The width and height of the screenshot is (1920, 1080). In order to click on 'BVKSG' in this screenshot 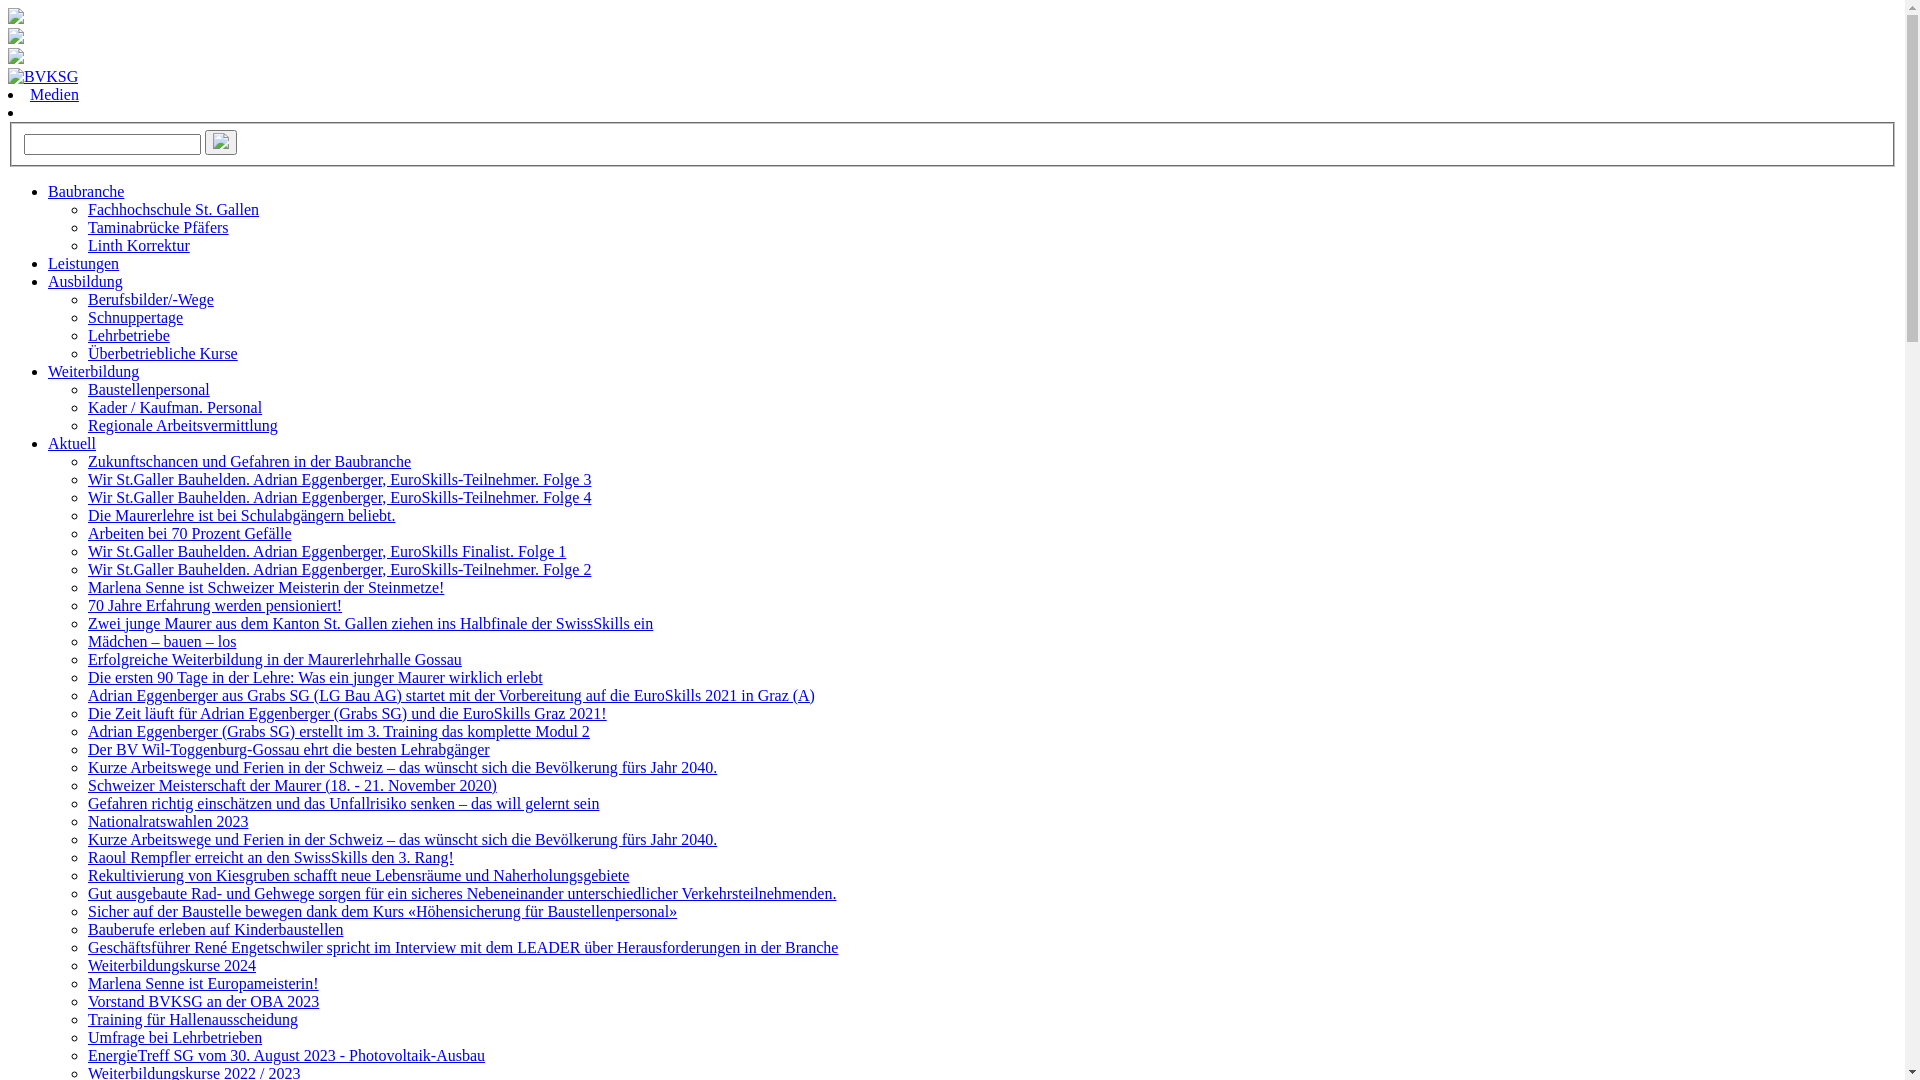, I will do `click(43, 76)`.